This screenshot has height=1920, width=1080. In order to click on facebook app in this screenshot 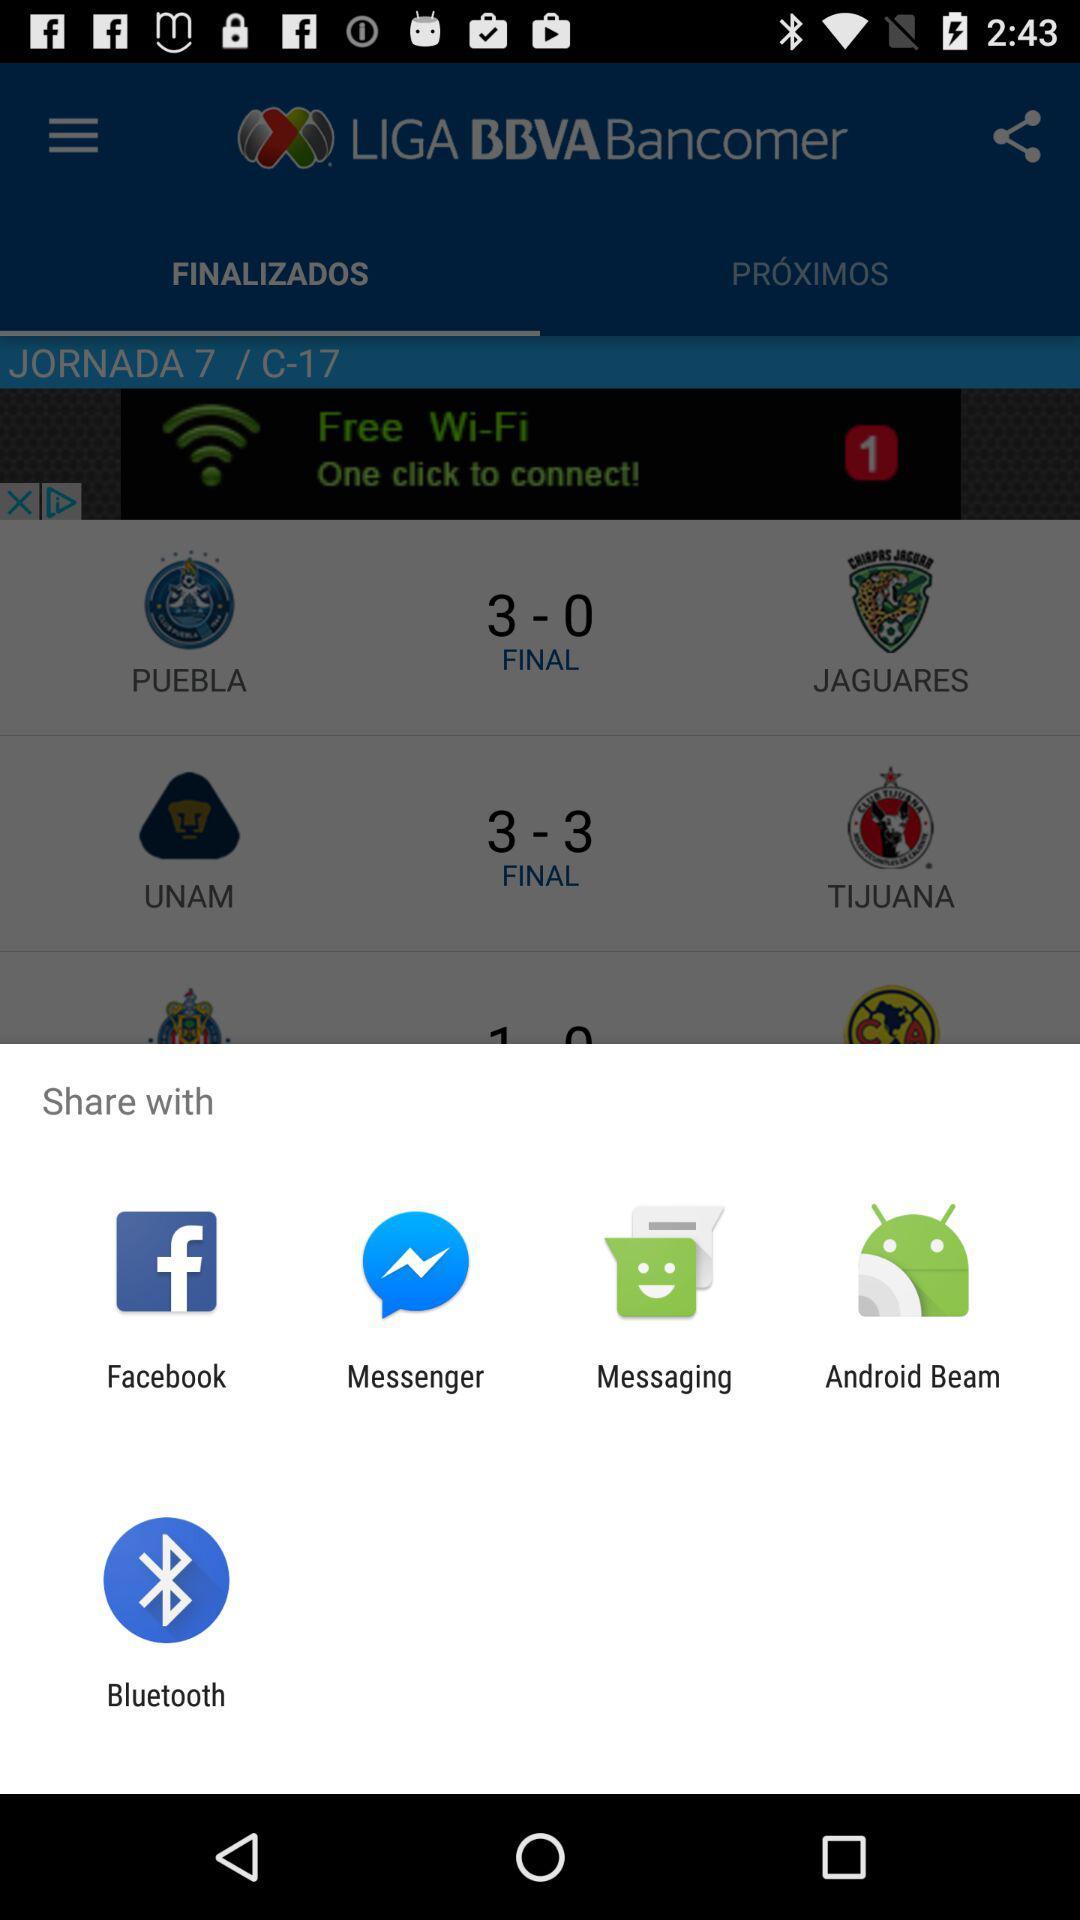, I will do `click(165, 1392)`.